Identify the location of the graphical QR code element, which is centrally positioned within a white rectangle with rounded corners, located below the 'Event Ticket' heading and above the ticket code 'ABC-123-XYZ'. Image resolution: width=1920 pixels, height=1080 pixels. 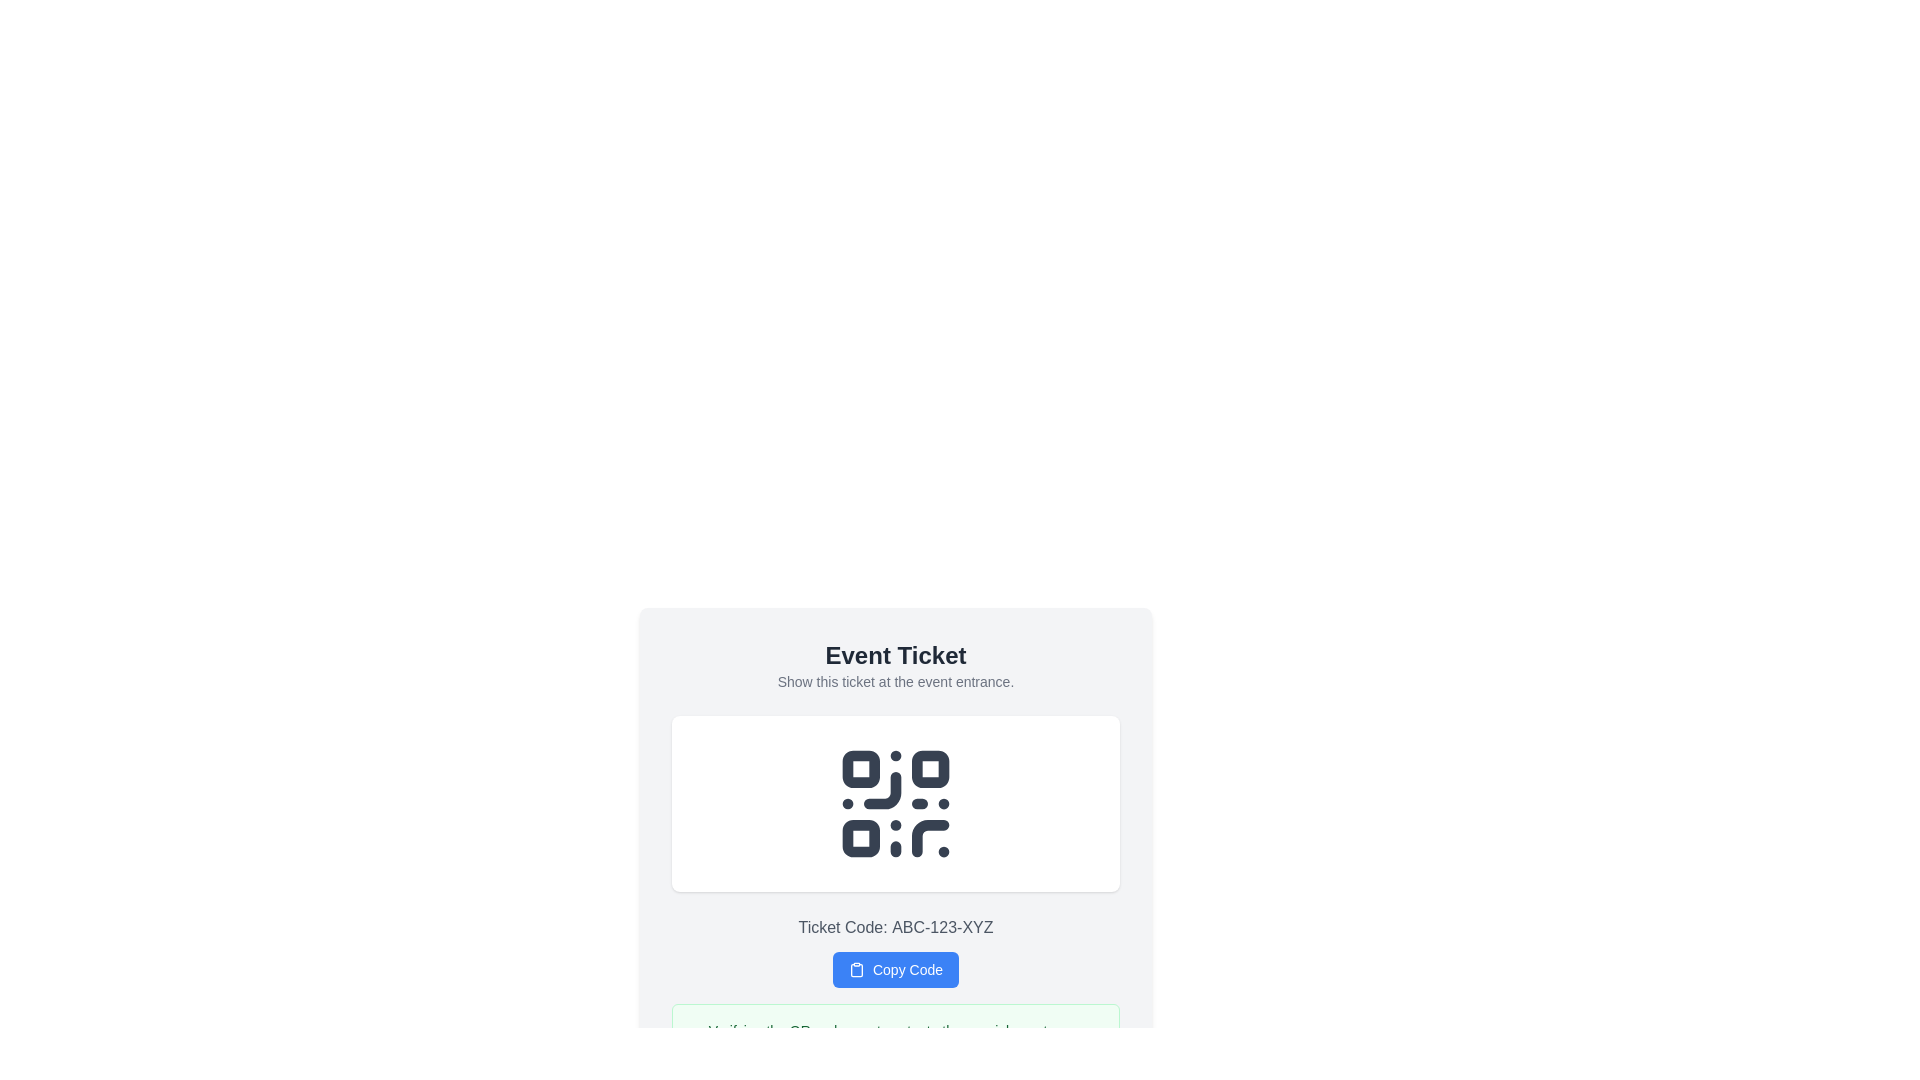
(895, 802).